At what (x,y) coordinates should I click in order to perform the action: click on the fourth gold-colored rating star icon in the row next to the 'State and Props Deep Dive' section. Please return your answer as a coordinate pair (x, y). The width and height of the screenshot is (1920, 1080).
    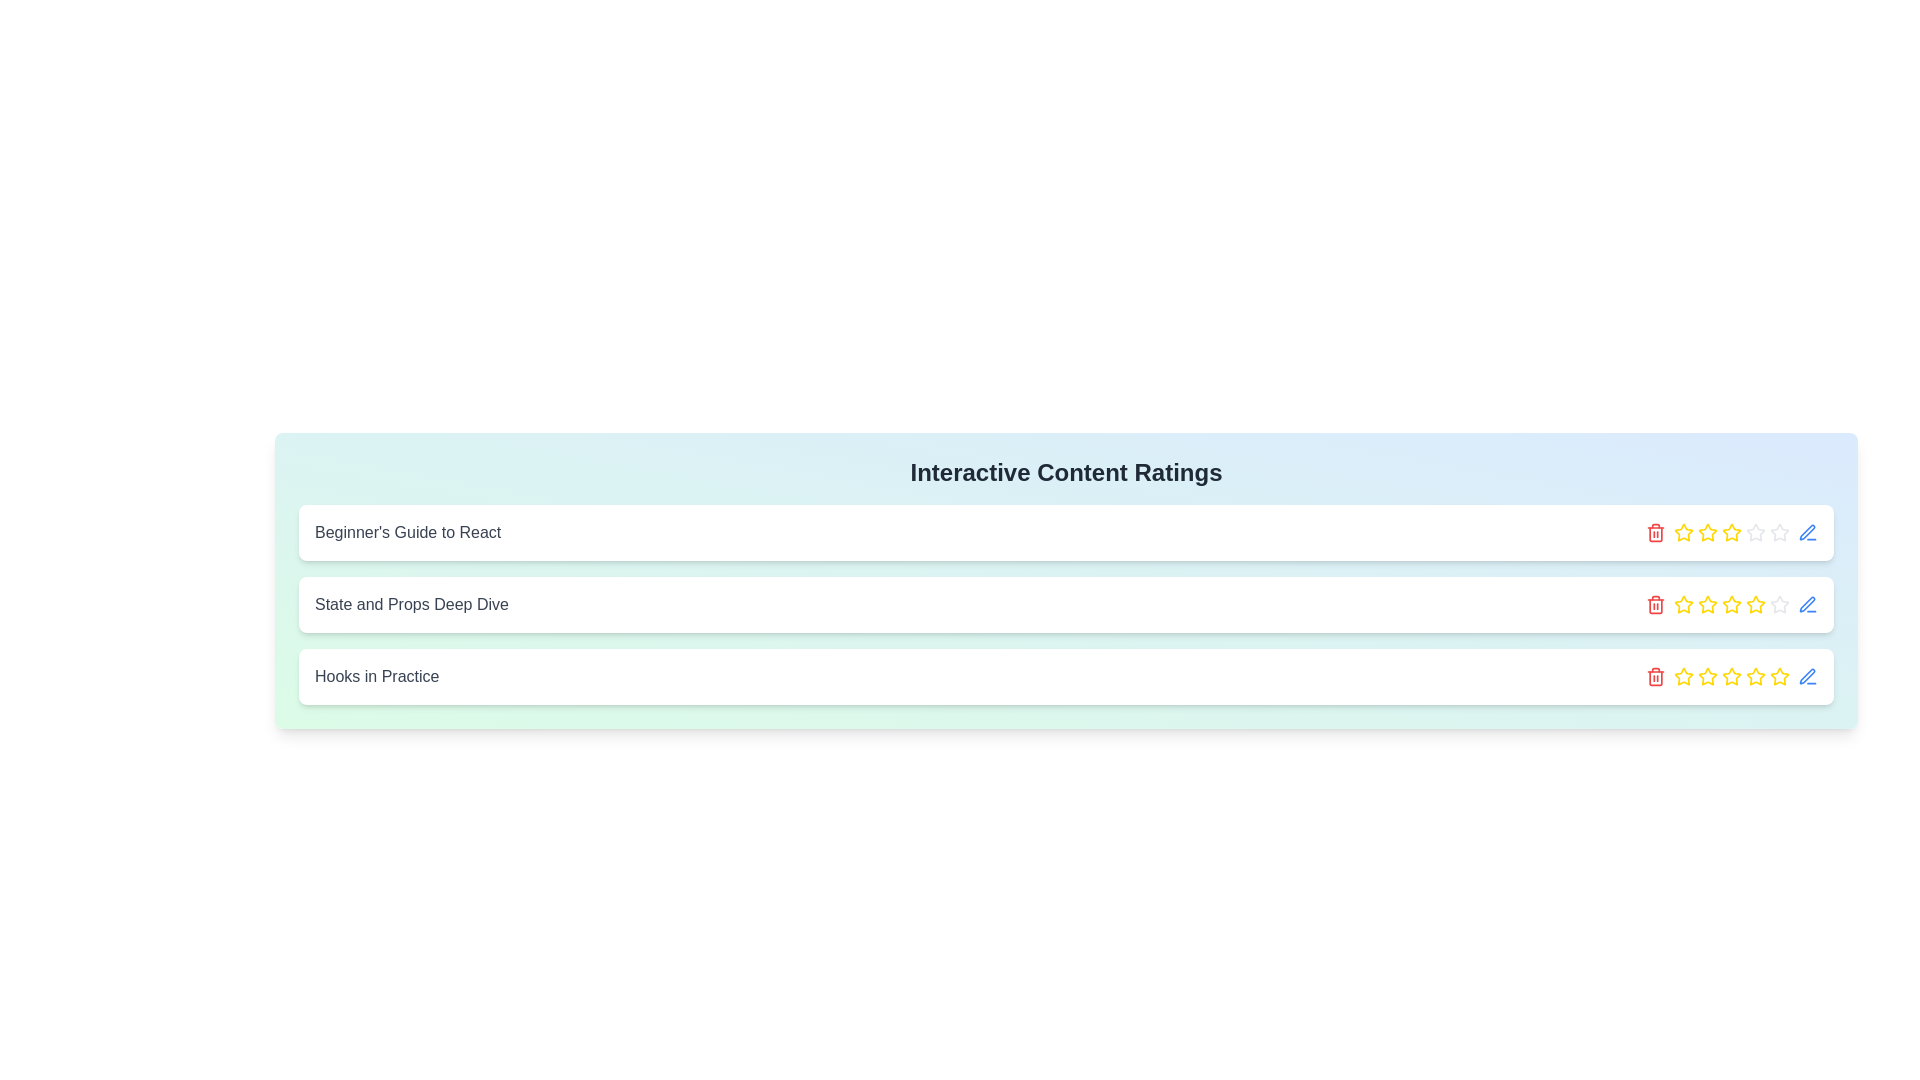
    Looking at the image, I should click on (1731, 531).